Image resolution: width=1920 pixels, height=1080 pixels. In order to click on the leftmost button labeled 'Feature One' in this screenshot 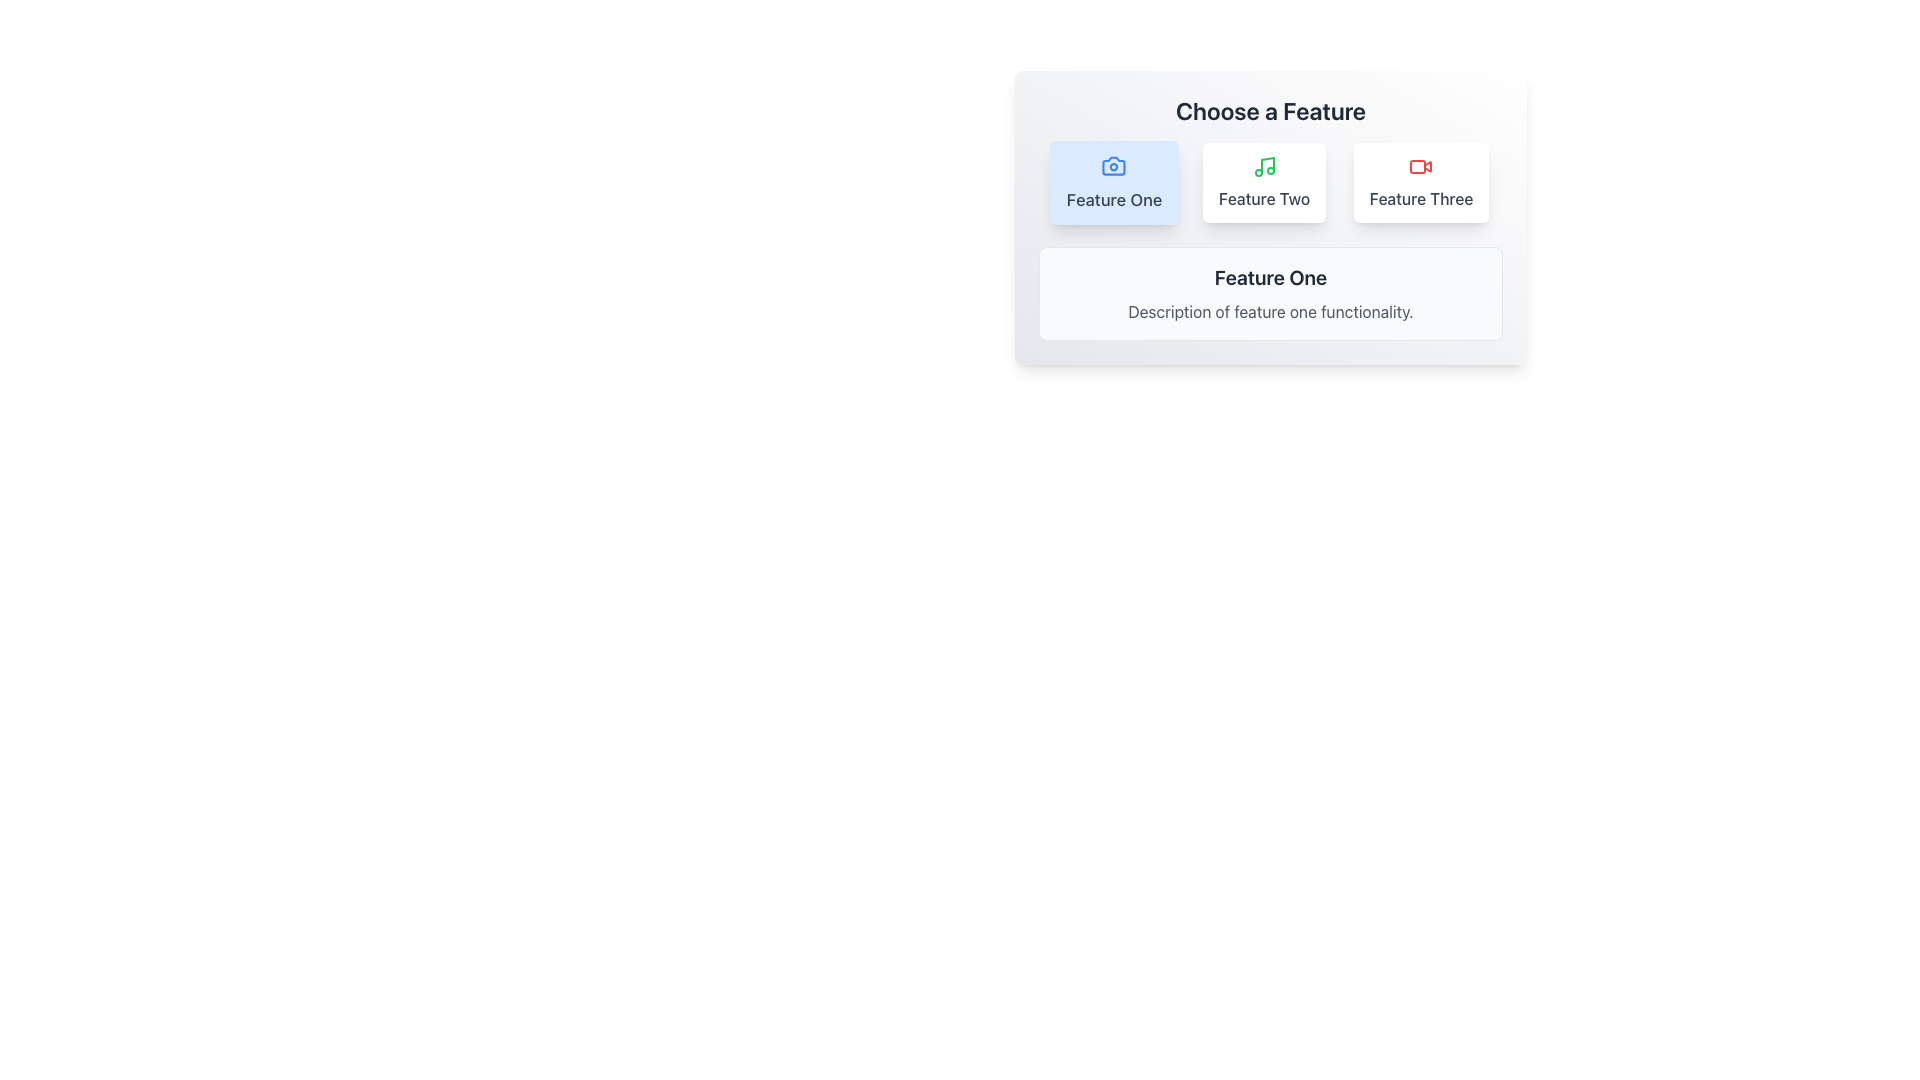, I will do `click(1113, 182)`.